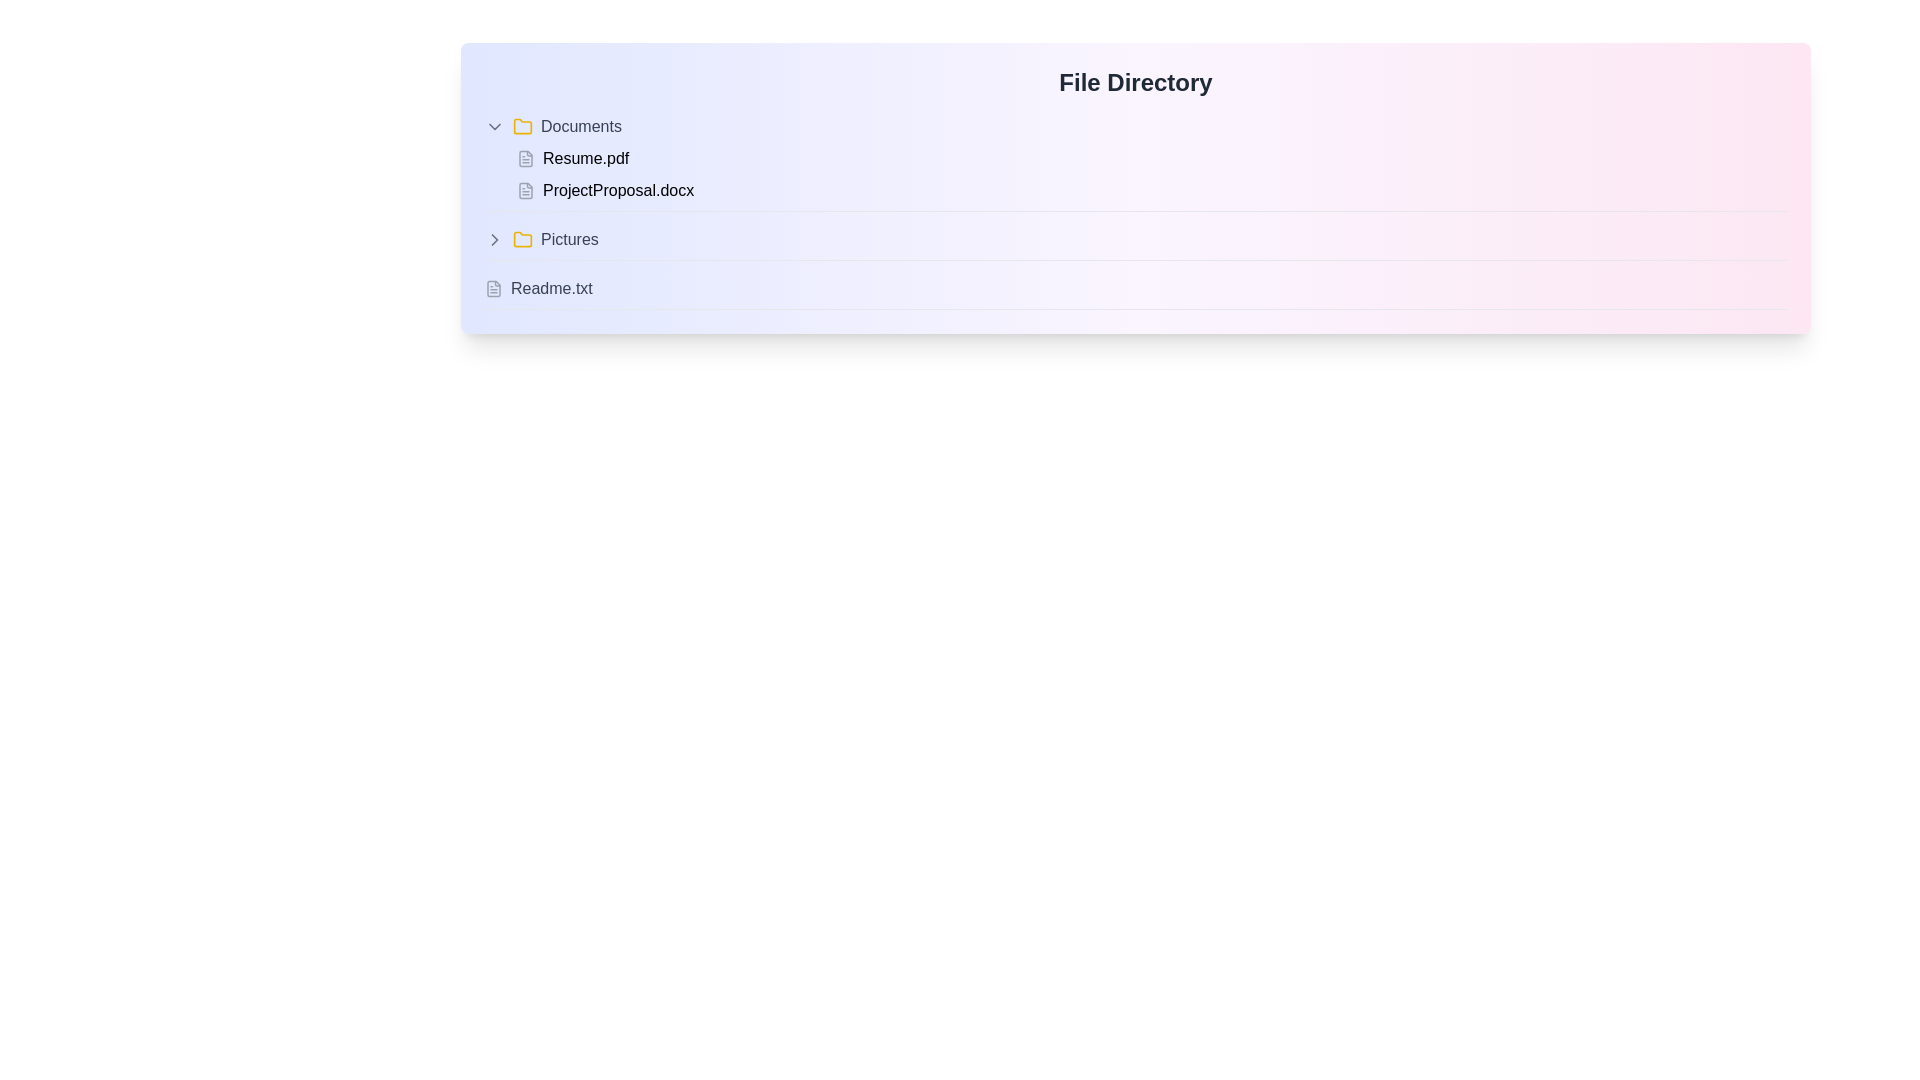  I want to click on the file item named 'Readme.txt' located at the bottom of the directory structure, so click(1136, 289).